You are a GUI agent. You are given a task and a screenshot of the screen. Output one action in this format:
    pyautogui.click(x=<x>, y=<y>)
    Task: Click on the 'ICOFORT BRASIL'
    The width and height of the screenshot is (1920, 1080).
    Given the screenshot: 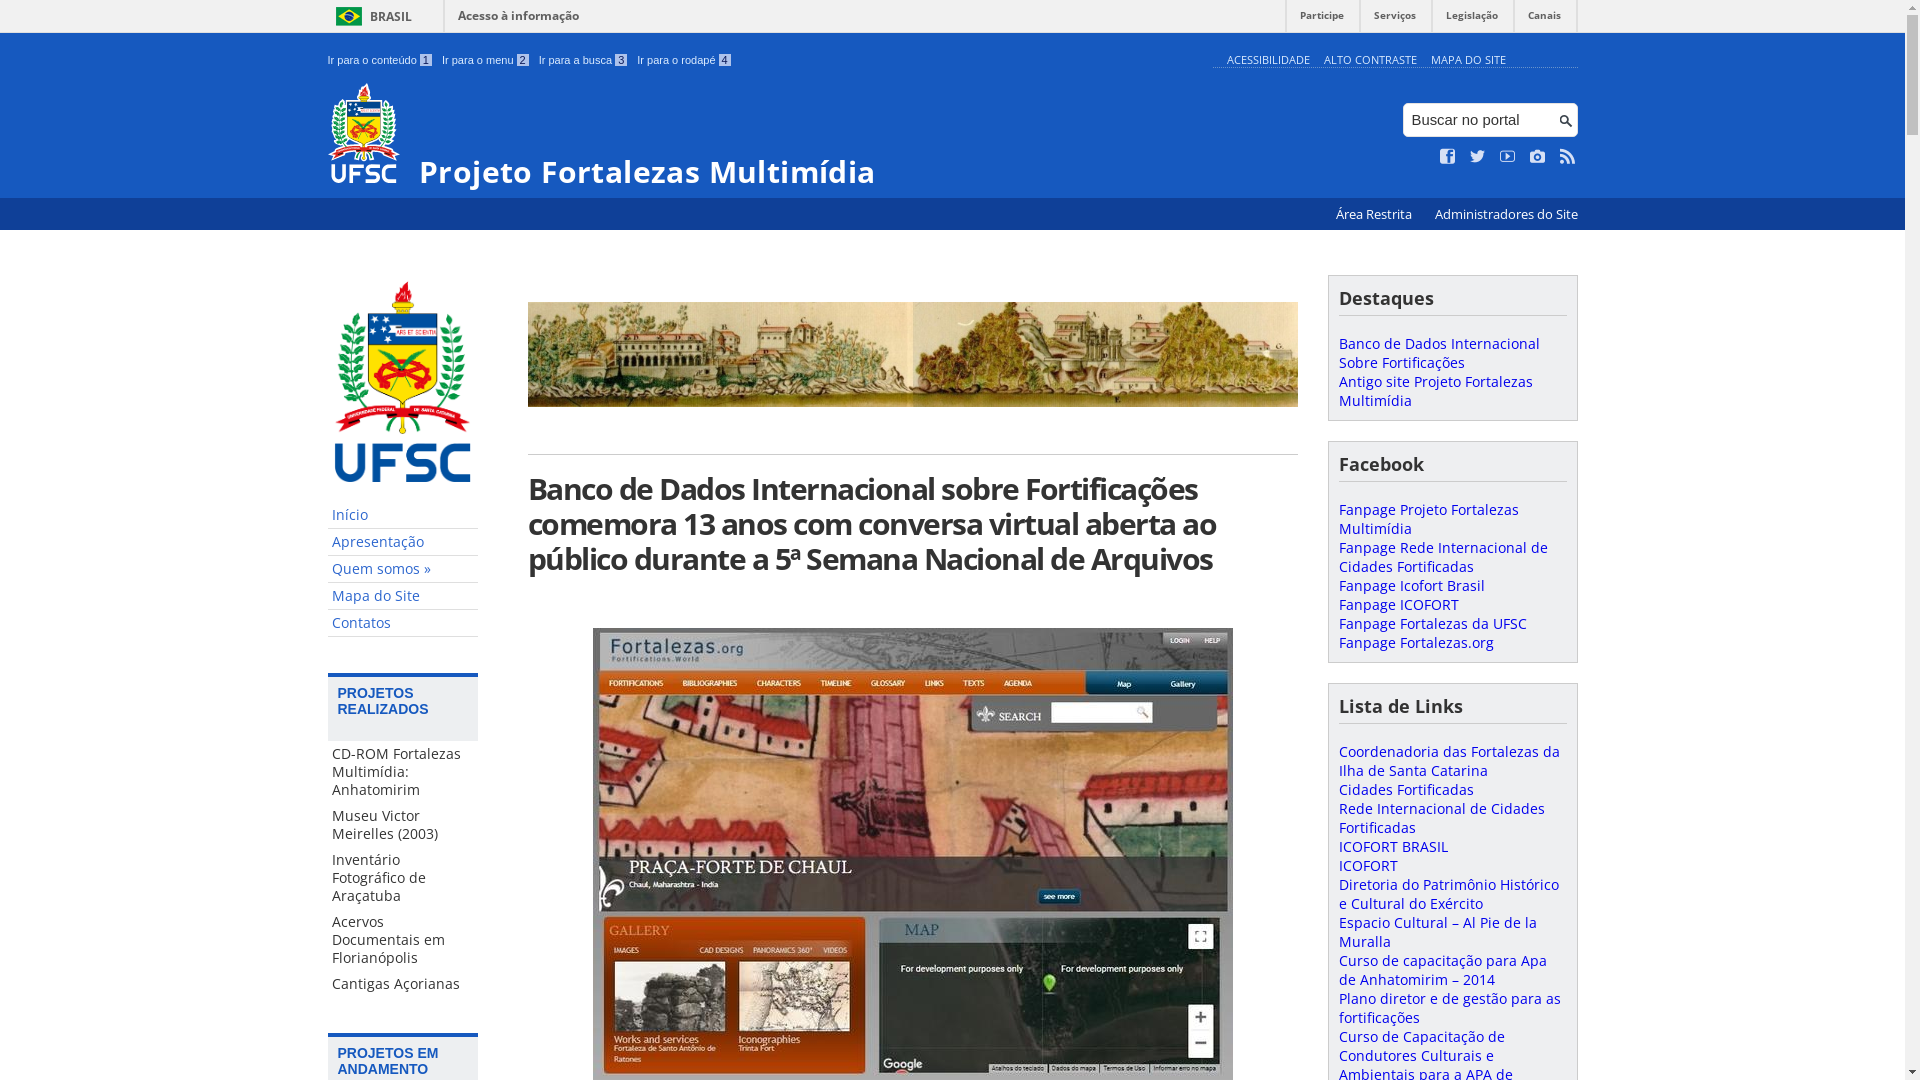 What is the action you would take?
    pyautogui.click(x=1391, y=846)
    